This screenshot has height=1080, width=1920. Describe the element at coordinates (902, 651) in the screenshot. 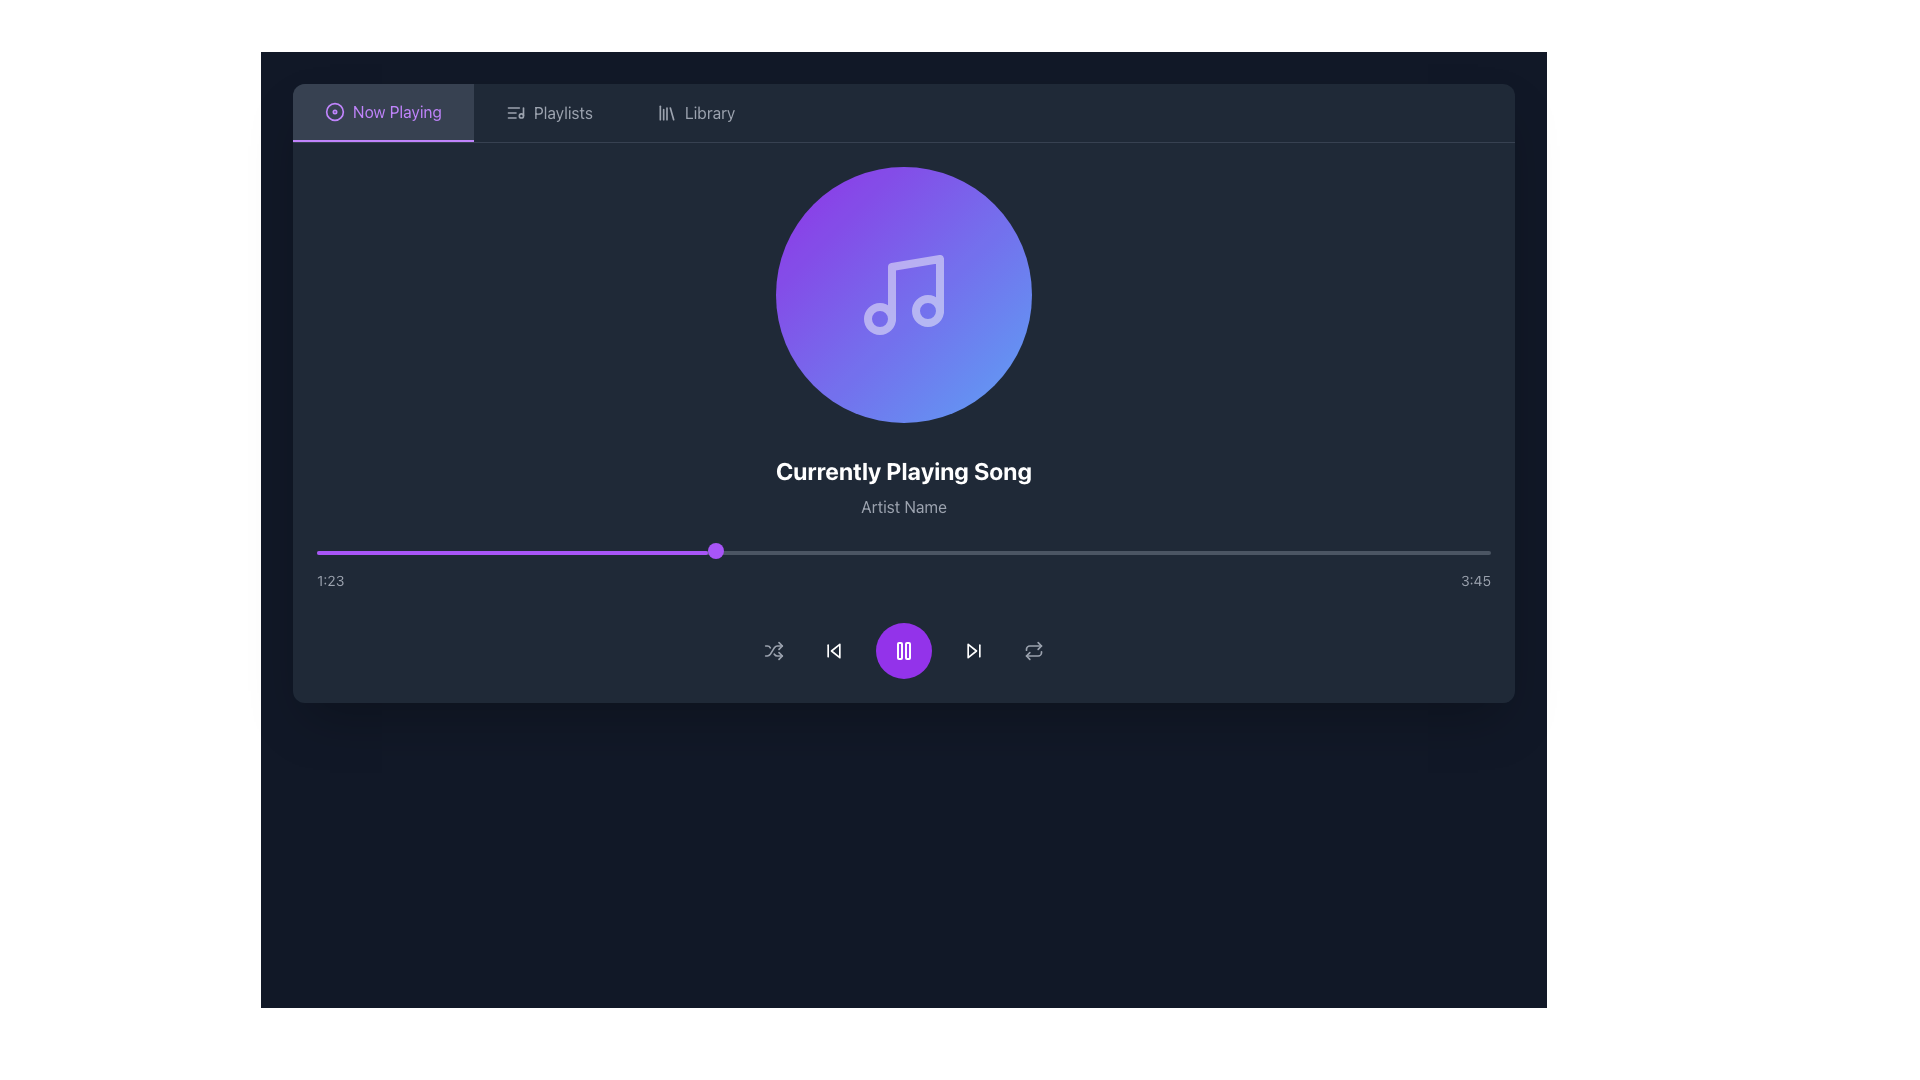

I see `the pause button located centrally at the bottom of the interface, which is the middle button among a row of circular buttons for media playback controls` at that location.